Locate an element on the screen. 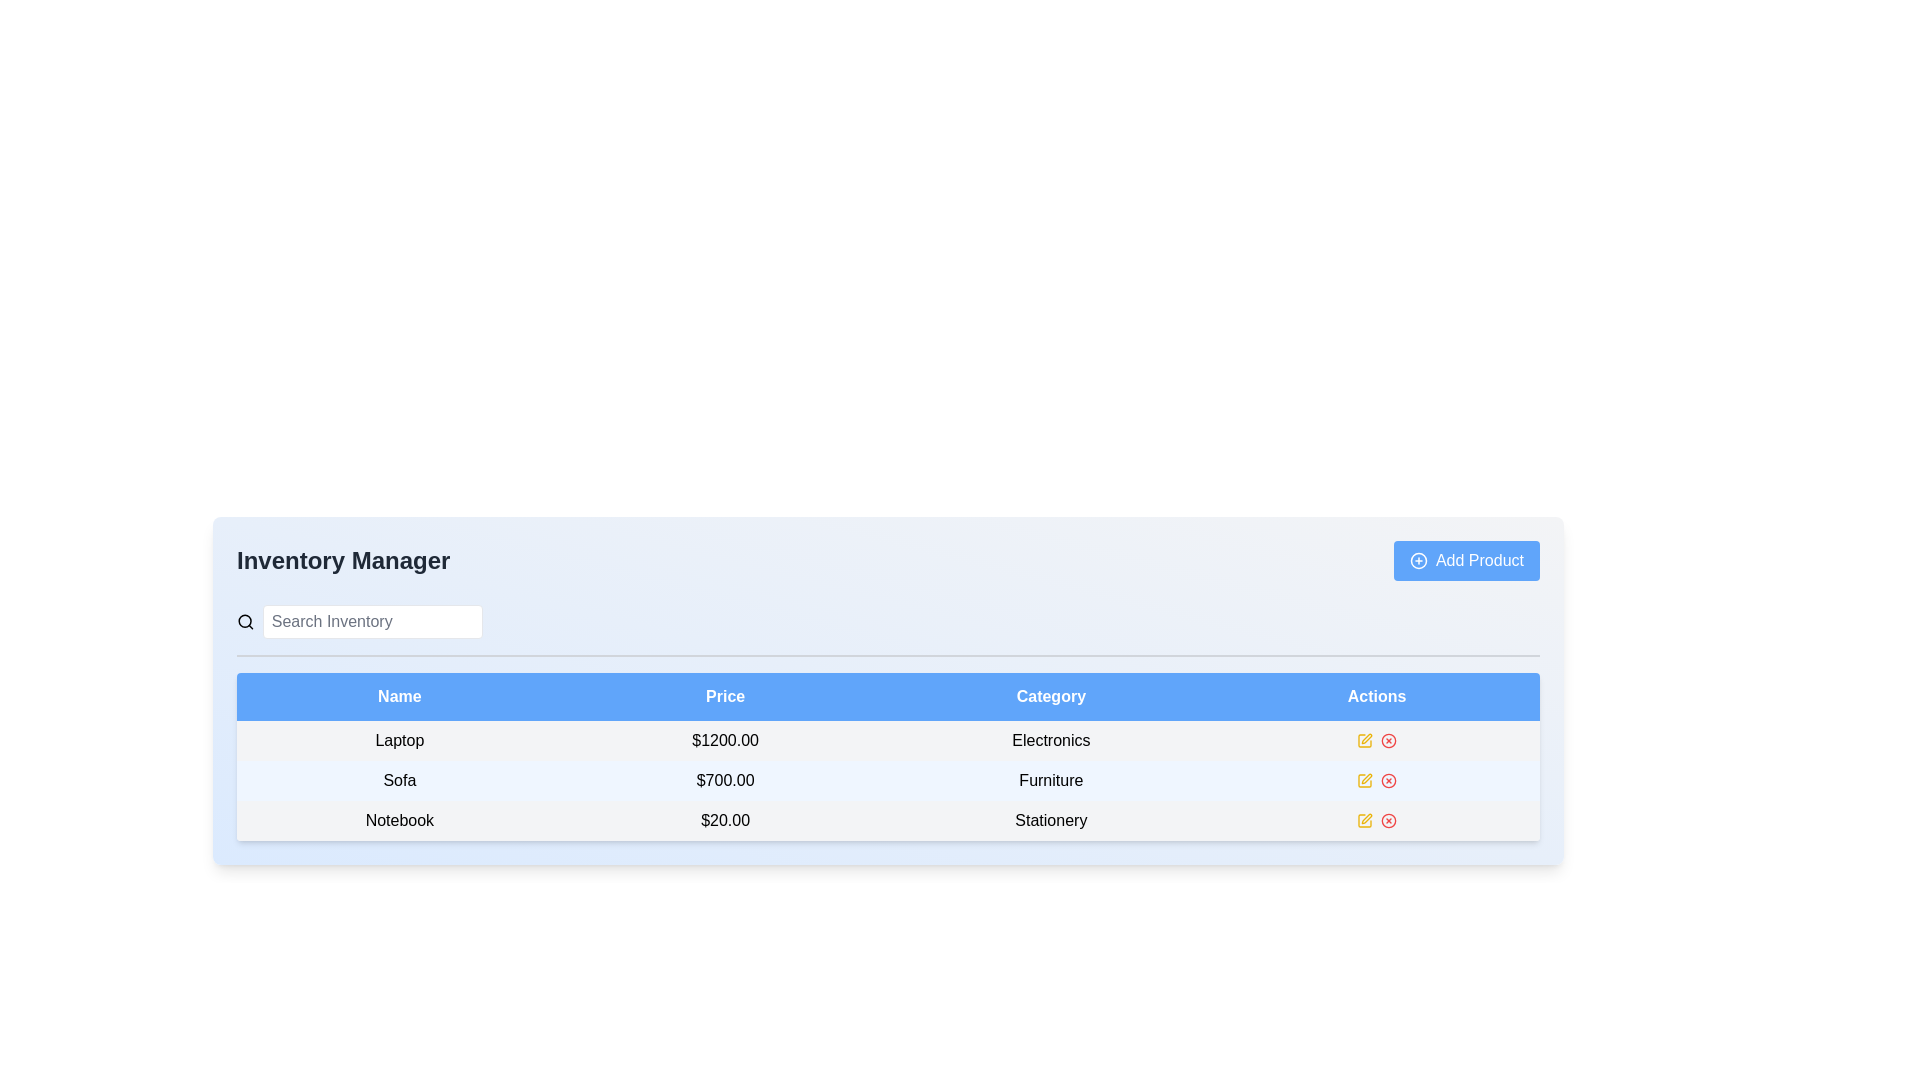  the magnifying glass icon, which is a small decorative SVG icon styled with a circular outline and a handle, located to the immediate left of the 'Search Inventory' text input box, to initiate a search is located at coordinates (244, 620).